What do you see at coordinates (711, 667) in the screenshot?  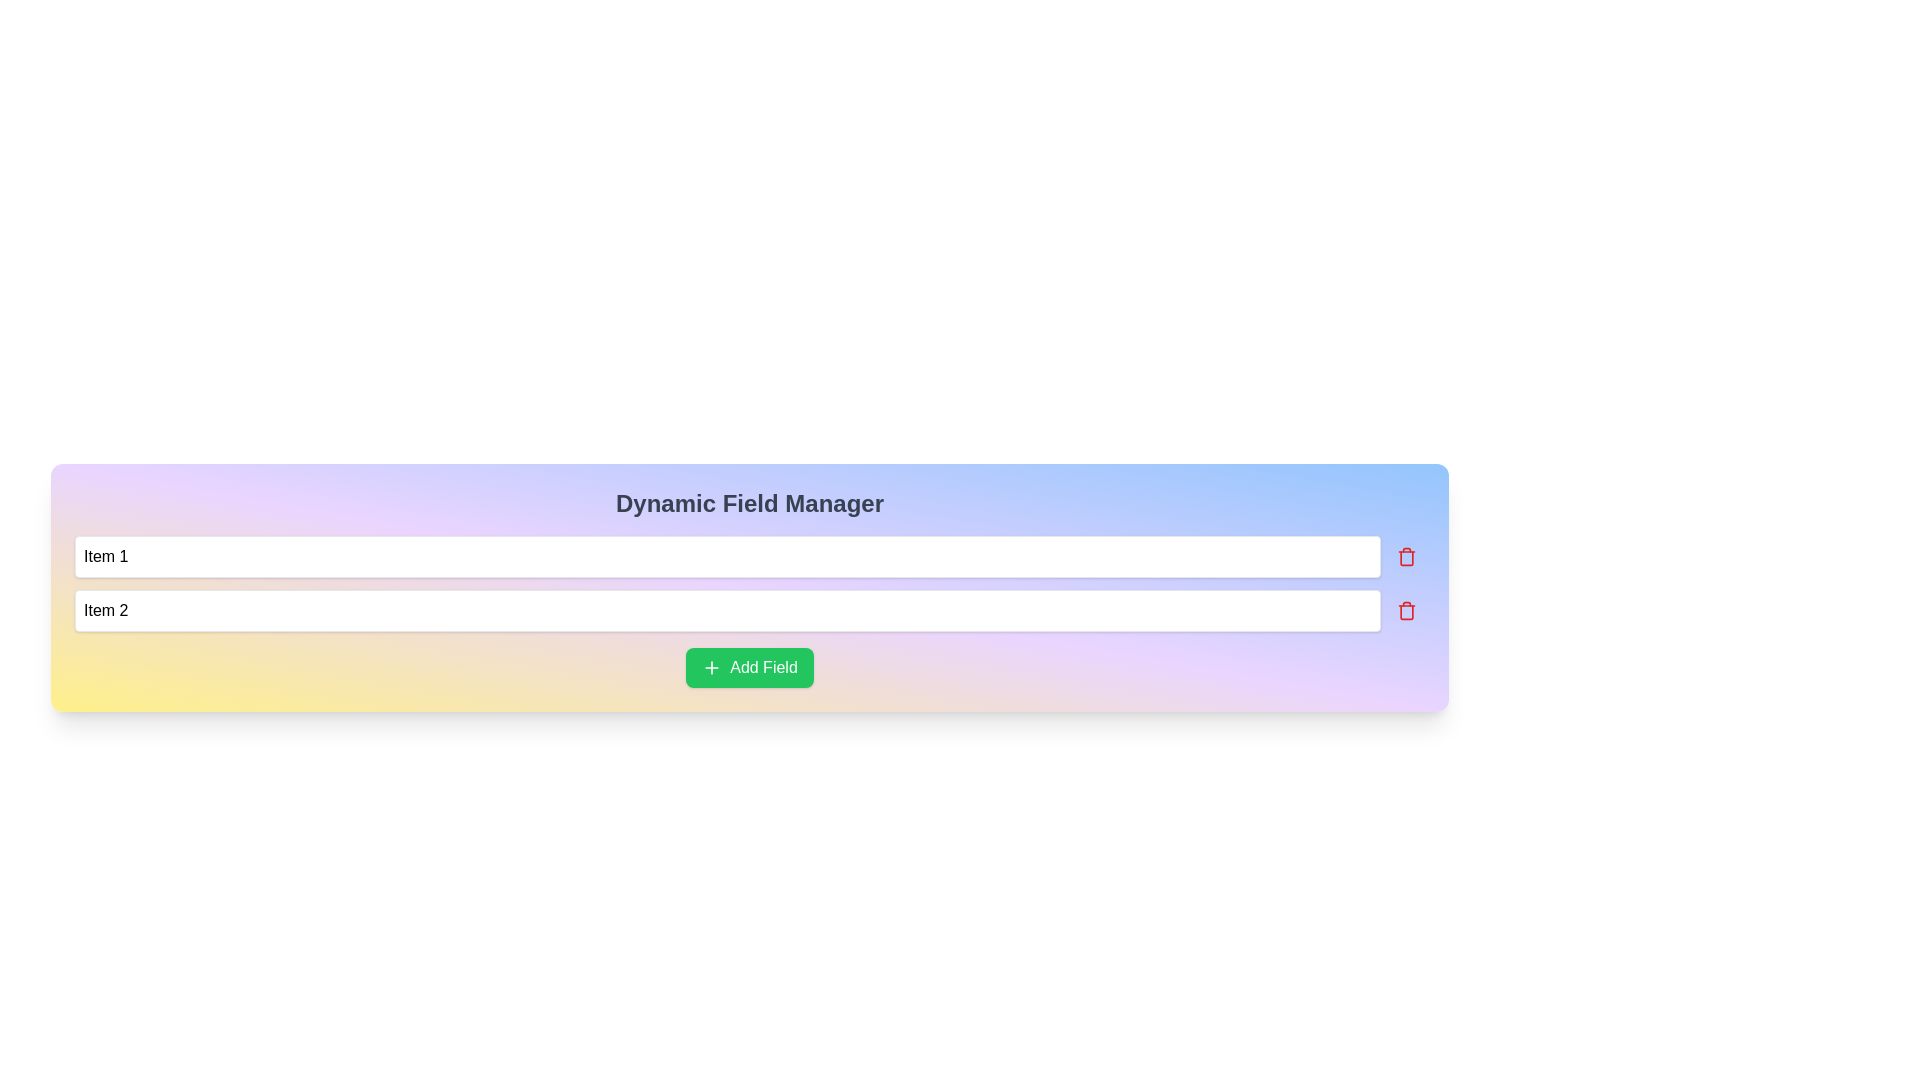 I see `the addition icon located on the left side inside the green 'Add Field' button` at bounding box center [711, 667].